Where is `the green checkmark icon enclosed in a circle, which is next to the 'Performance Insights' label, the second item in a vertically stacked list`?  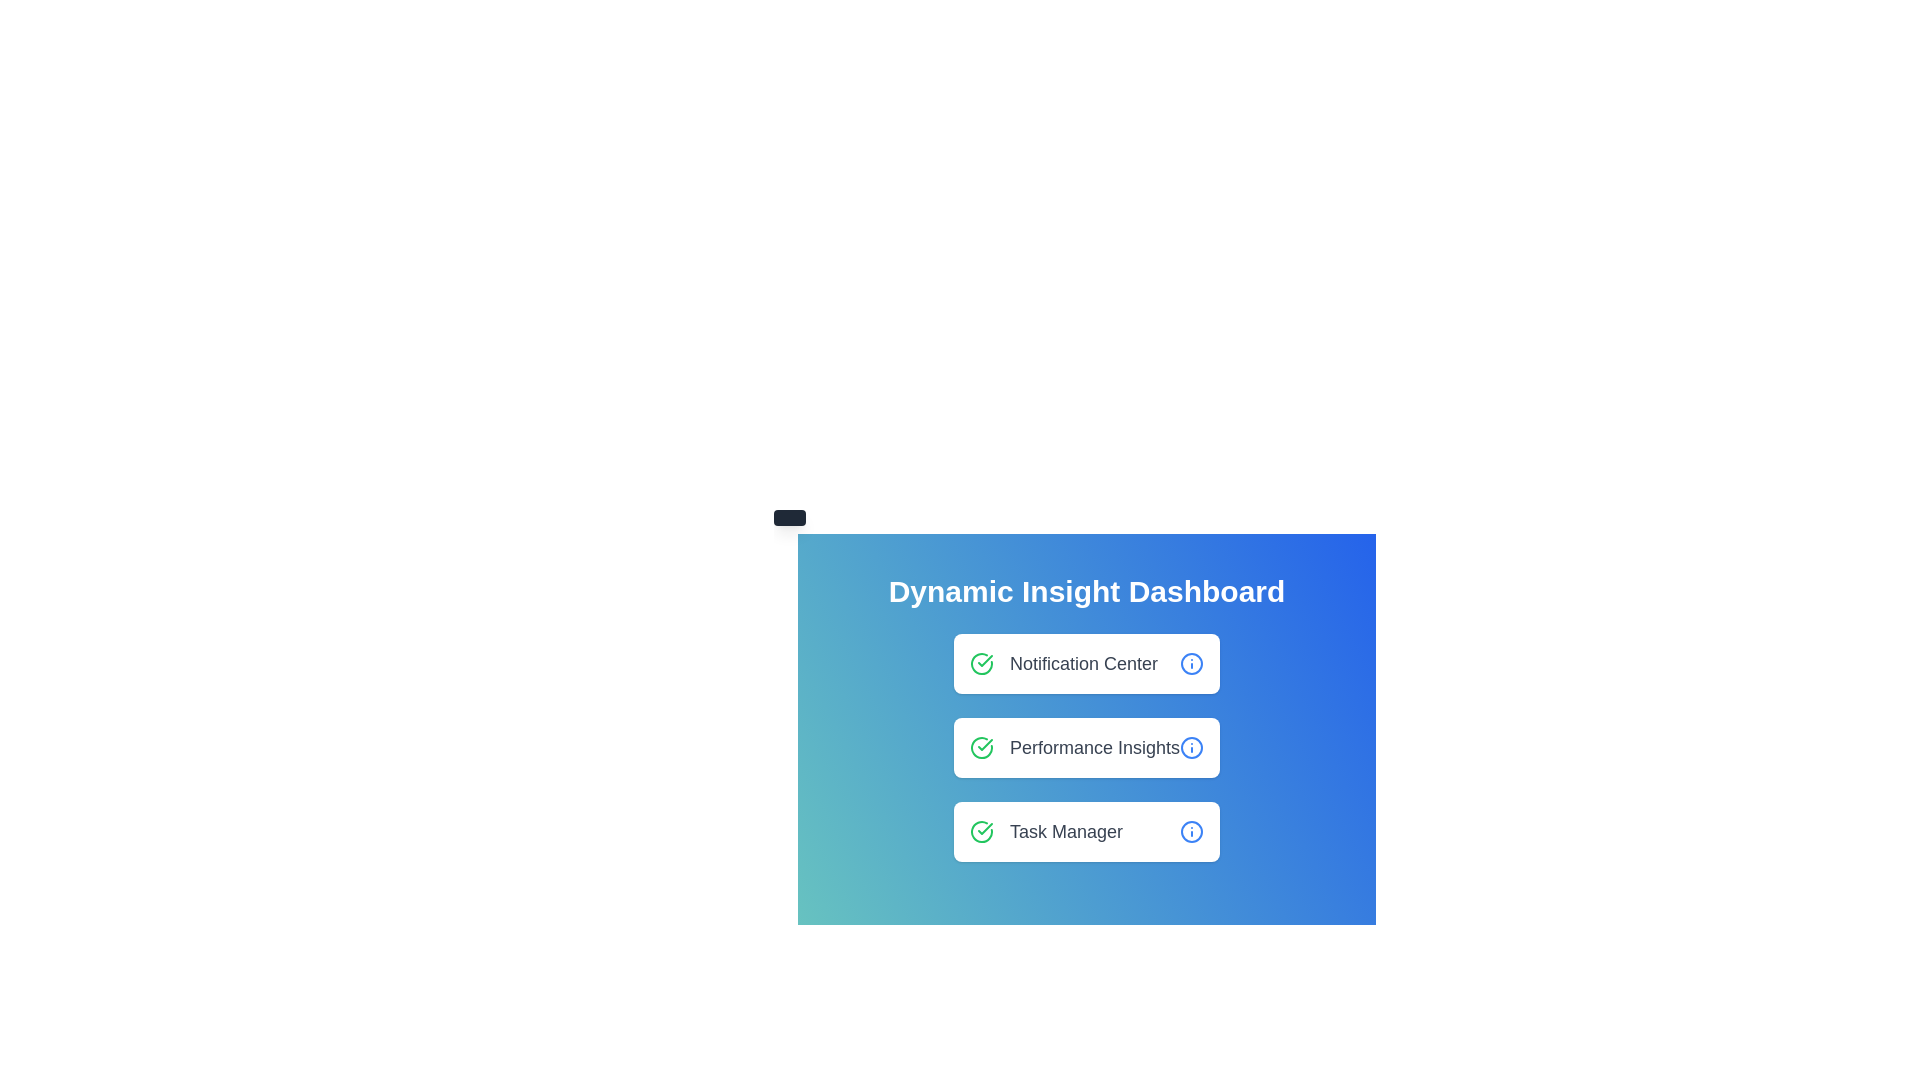 the green checkmark icon enclosed in a circle, which is next to the 'Performance Insights' label, the second item in a vertically stacked list is located at coordinates (981, 748).